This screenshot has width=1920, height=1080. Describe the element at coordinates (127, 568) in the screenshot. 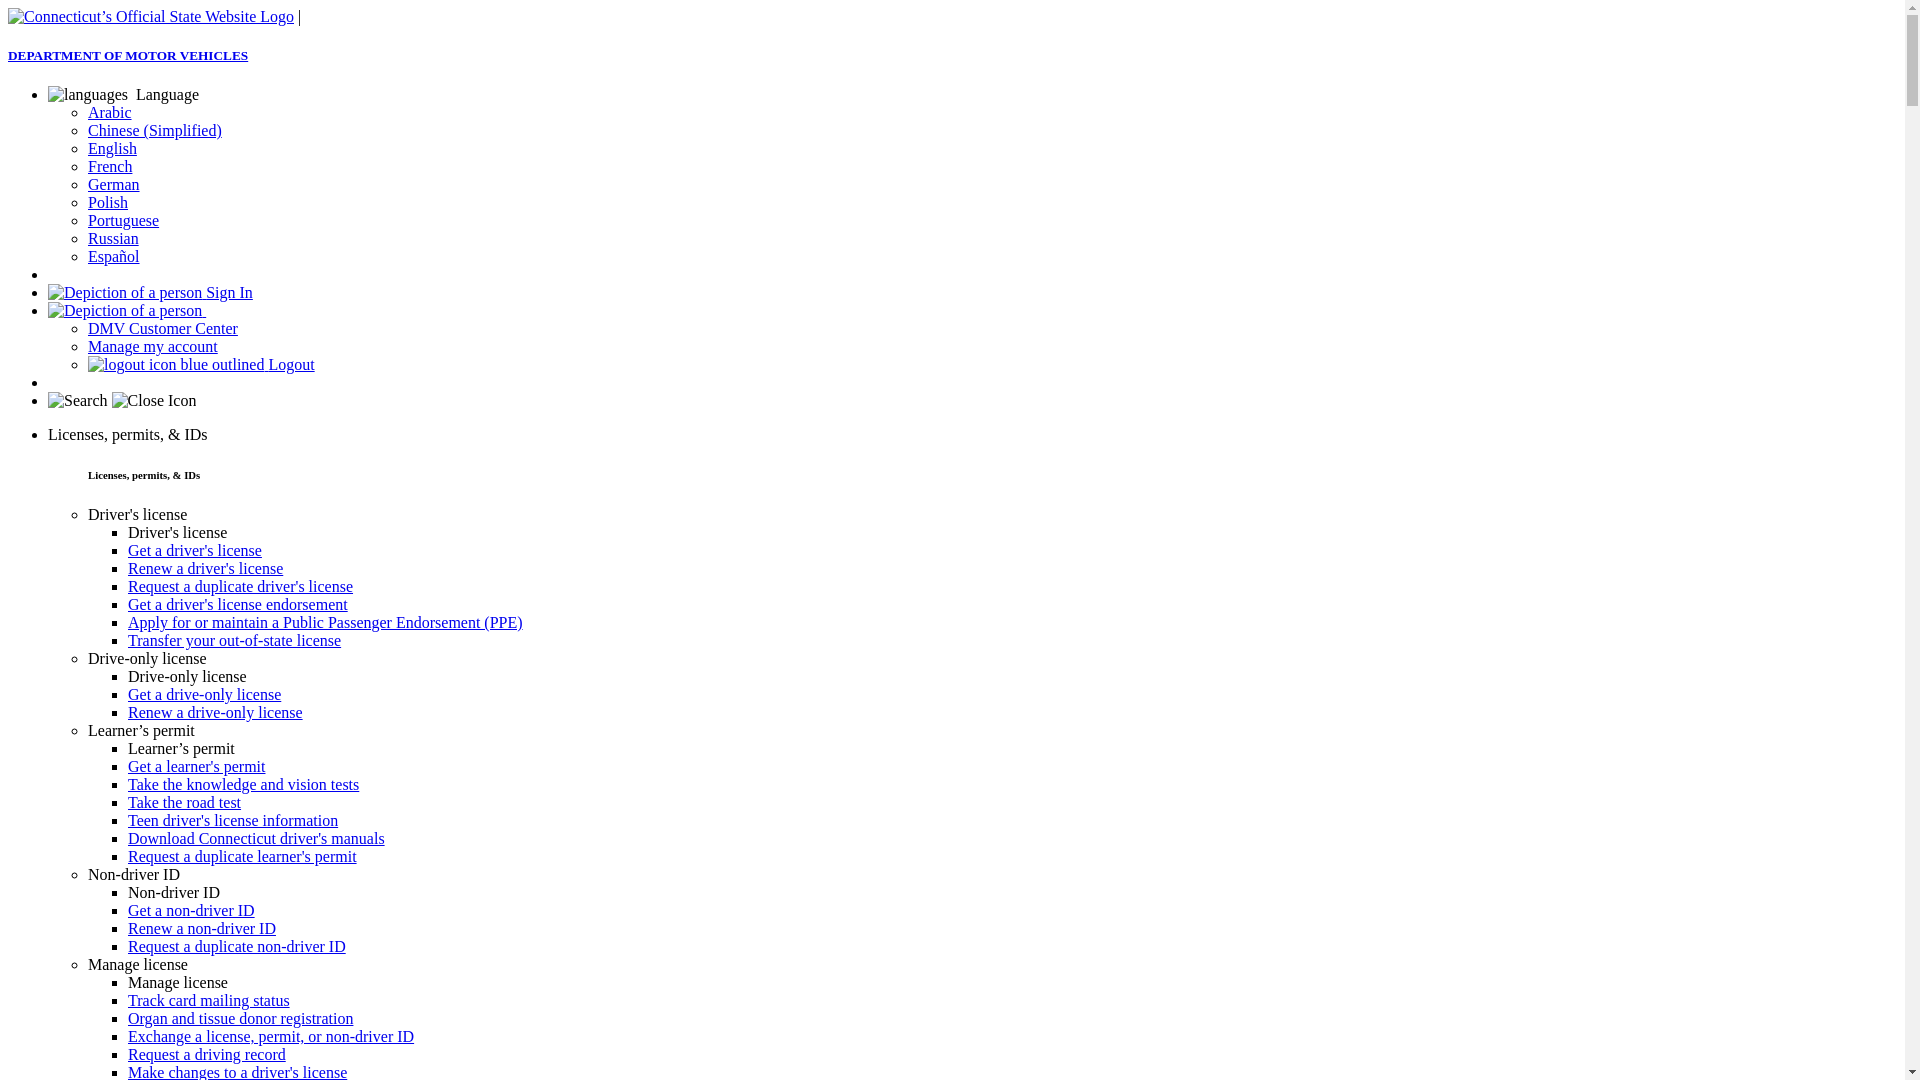

I see `'Renew a driver's license'` at that location.